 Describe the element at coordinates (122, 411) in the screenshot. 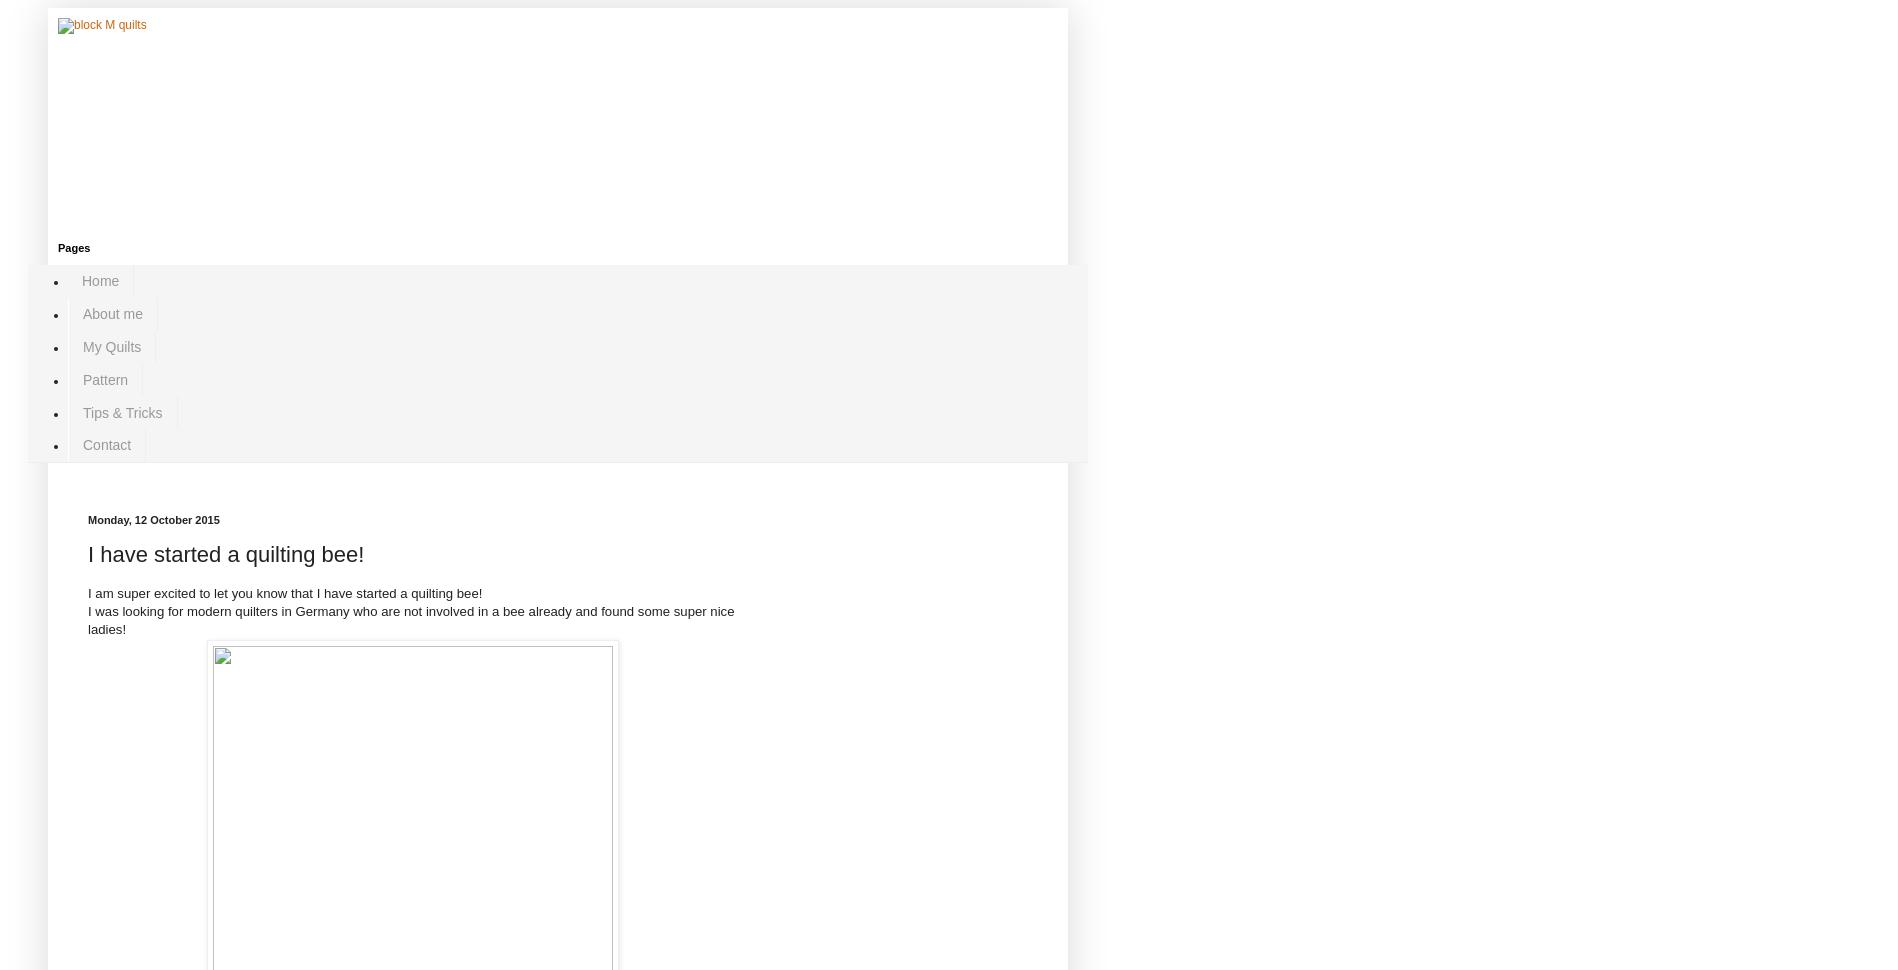

I see `'Tips & Tricks'` at that location.